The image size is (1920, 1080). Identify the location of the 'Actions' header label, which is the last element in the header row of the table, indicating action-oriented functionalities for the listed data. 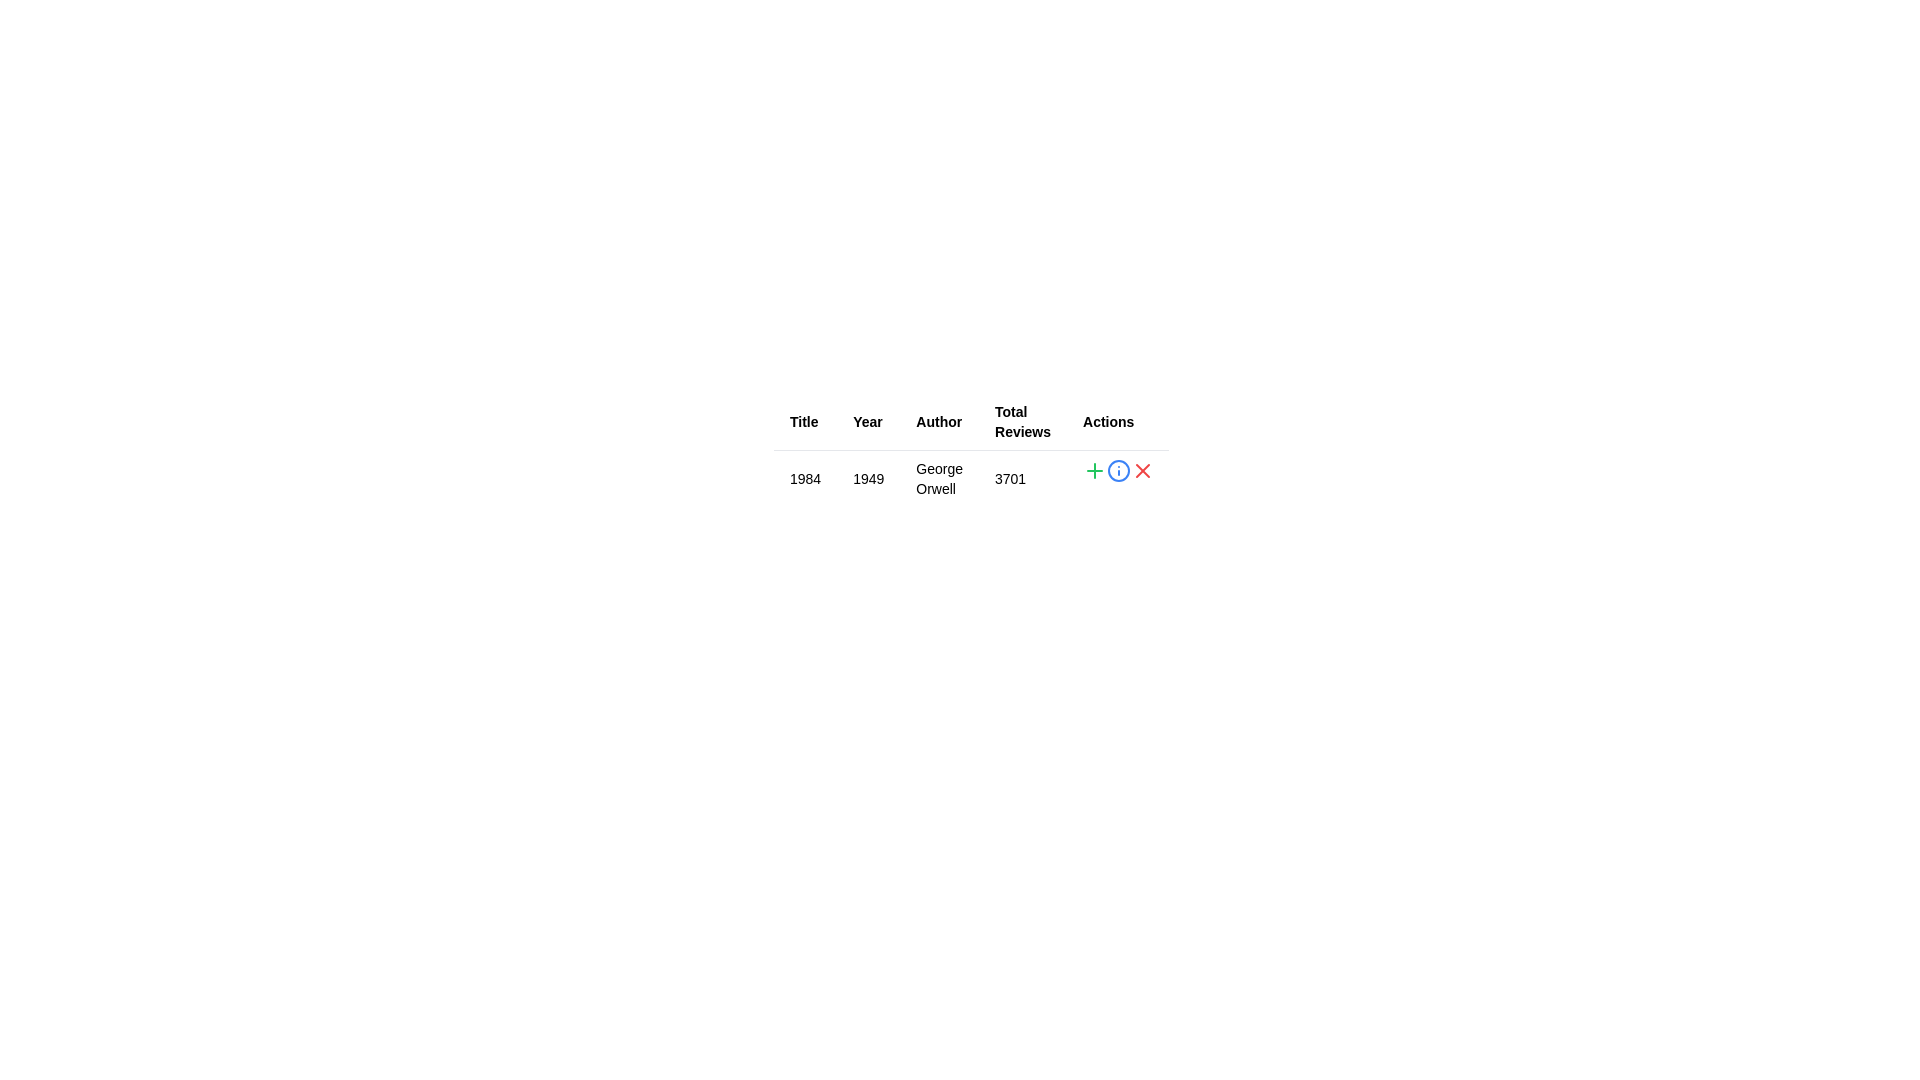
(1117, 421).